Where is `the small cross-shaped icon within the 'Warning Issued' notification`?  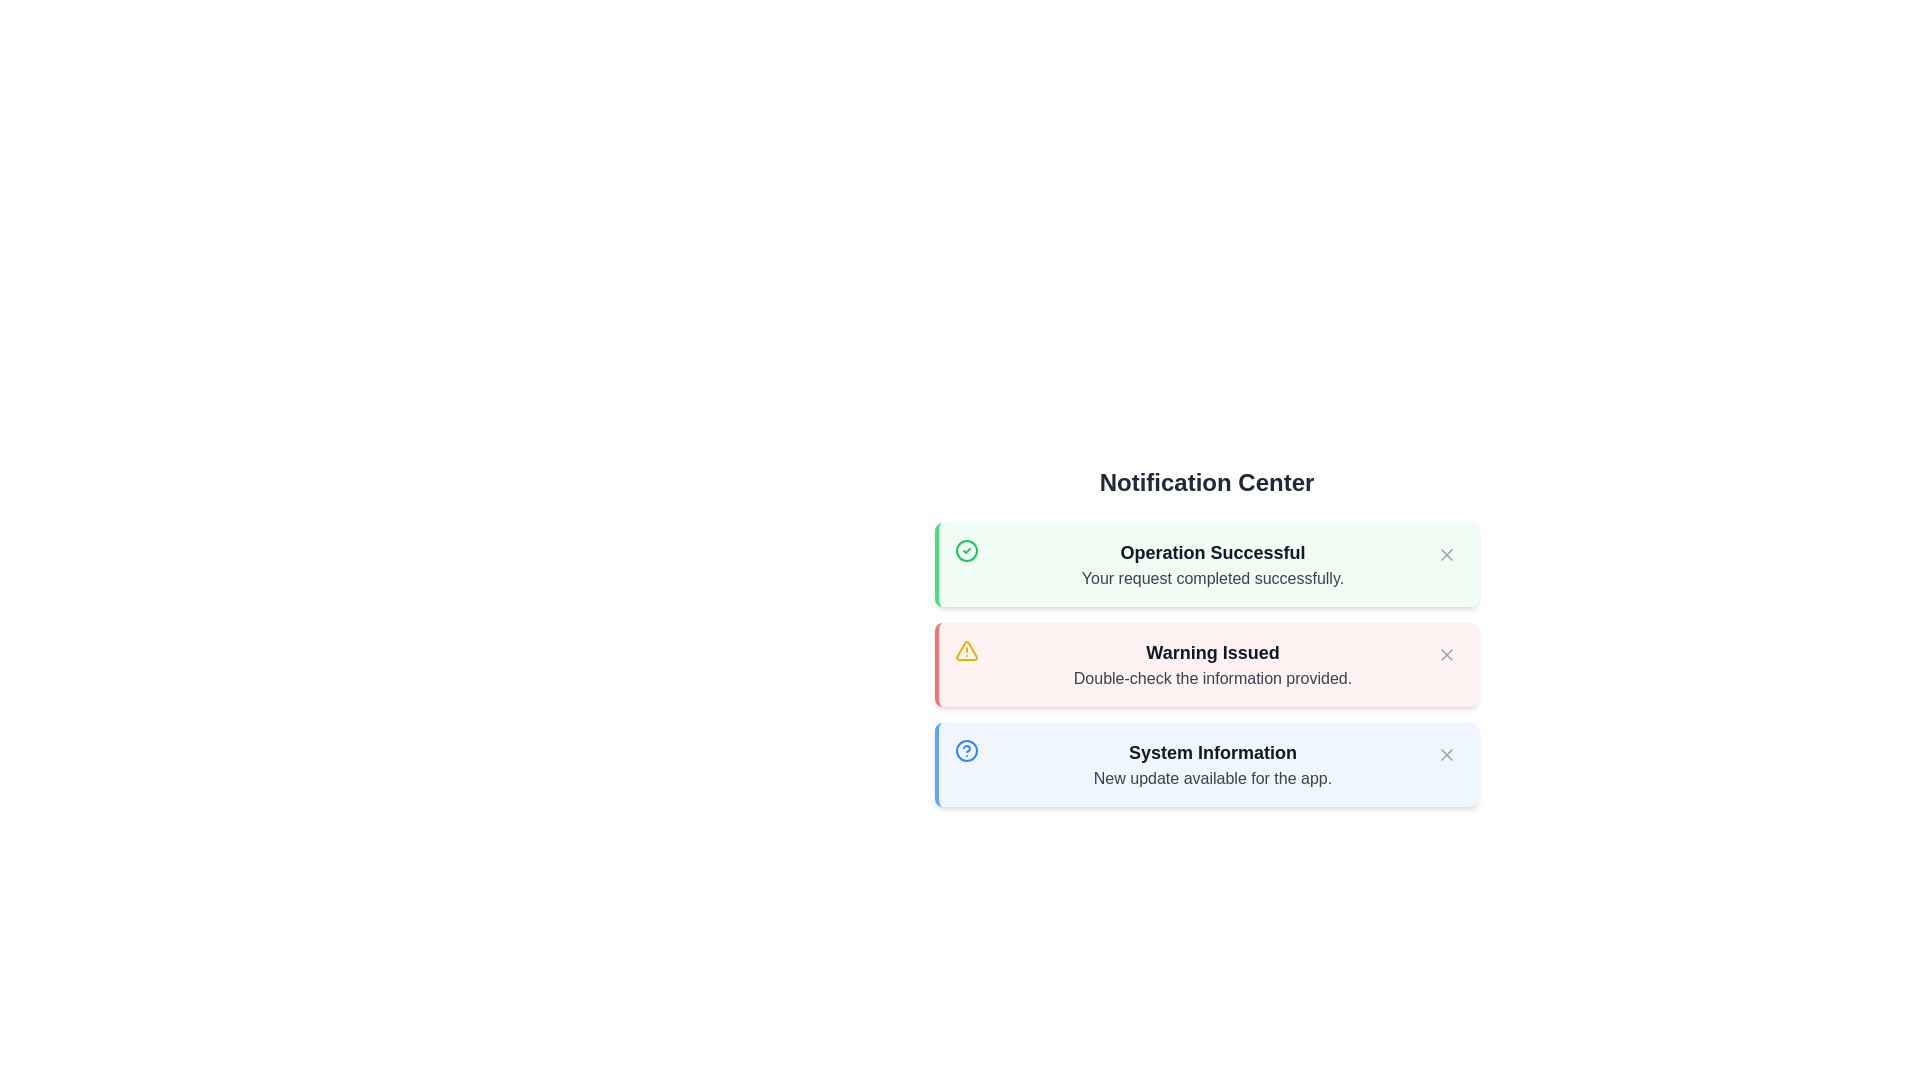
the small cross-shaped icon within the 'Warning Issued' notification is located at coordinates (1446, 655).